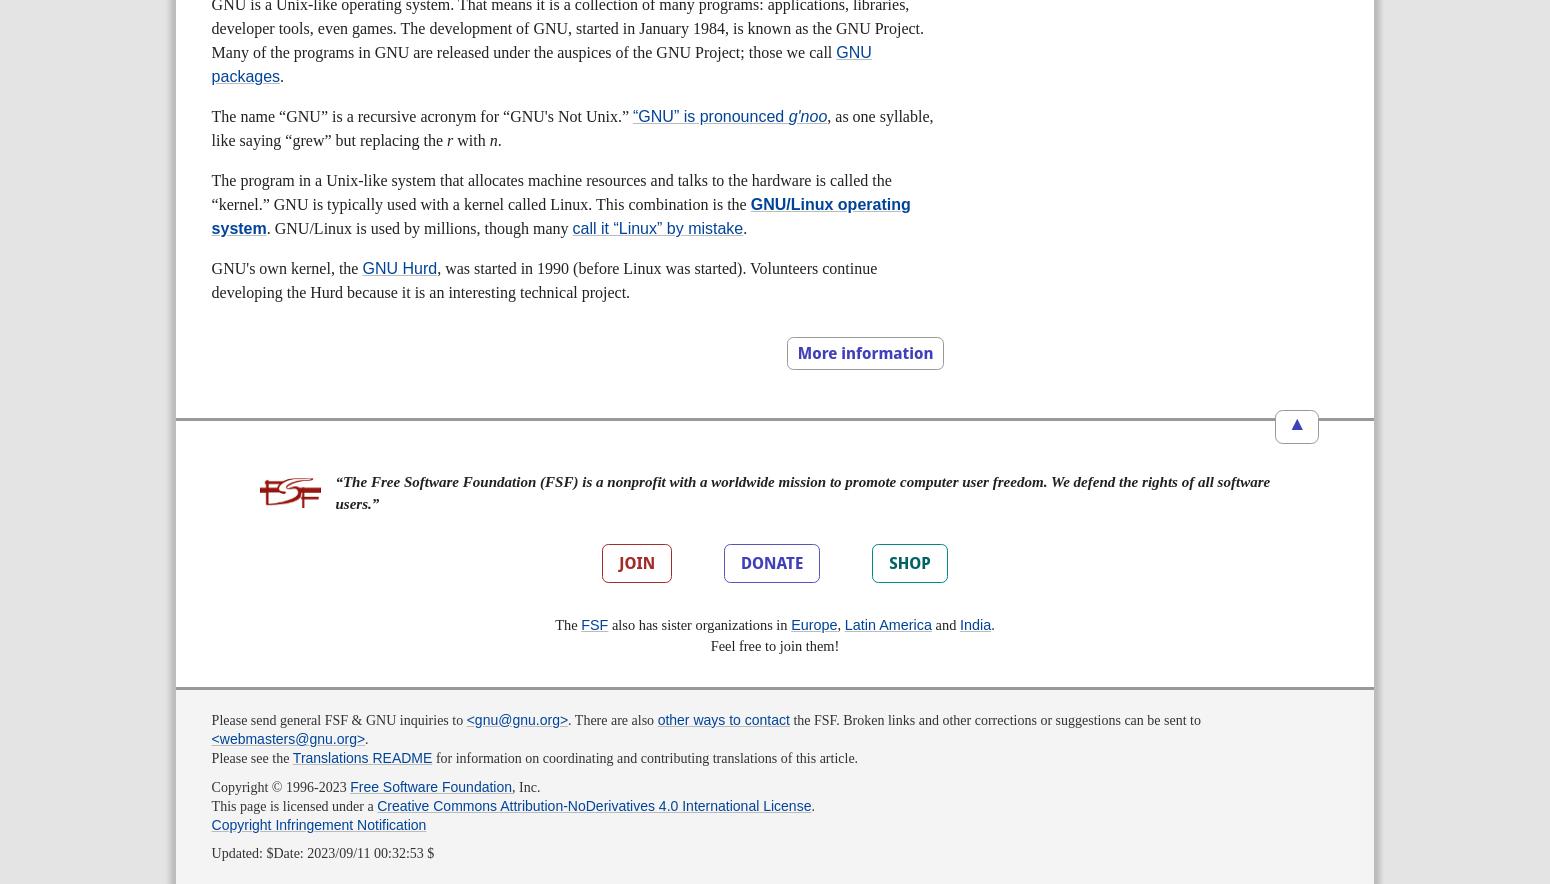 Image resolution: width=1550 pixels, height=884 pixels. I want to click on '.
There are also', so click(568, 718).